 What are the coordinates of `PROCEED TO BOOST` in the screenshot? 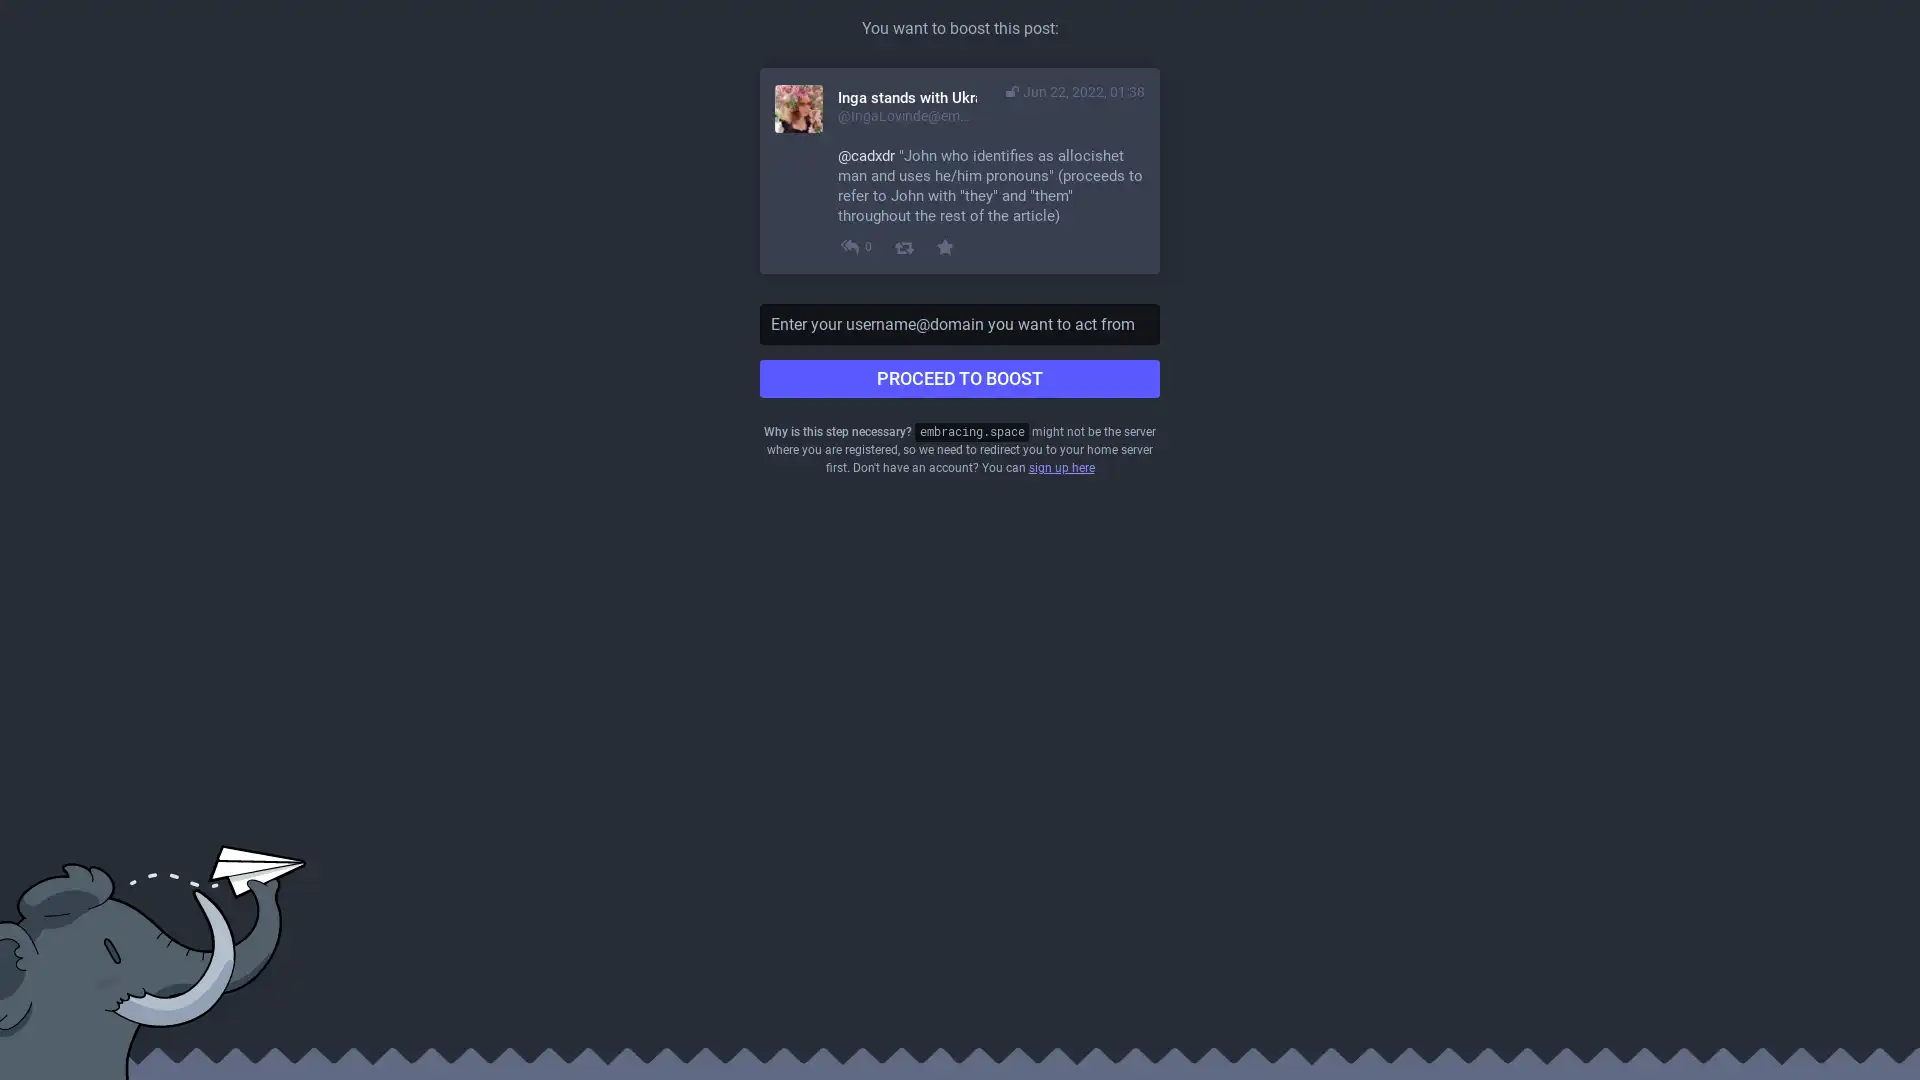 It's located at (960, 378).